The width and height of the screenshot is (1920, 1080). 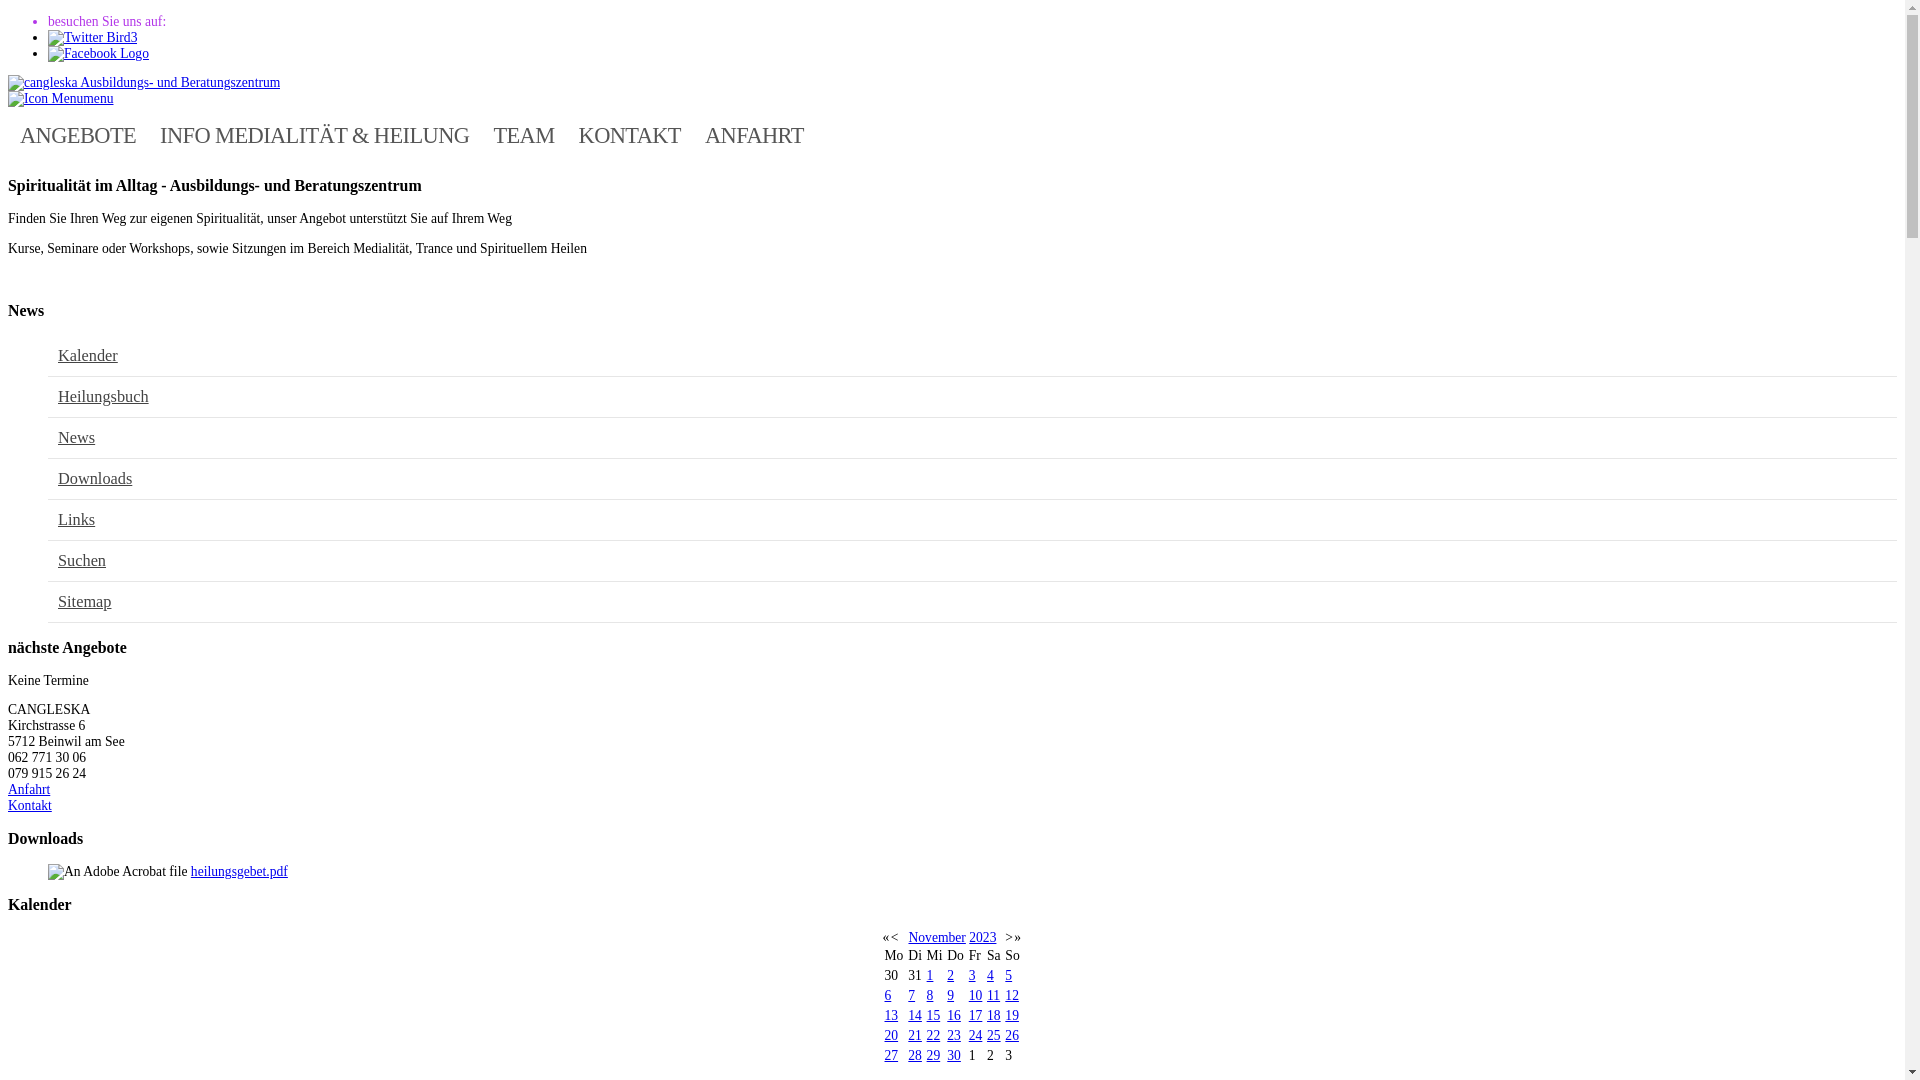 I want to click on '8', so click(x=929, y=995).